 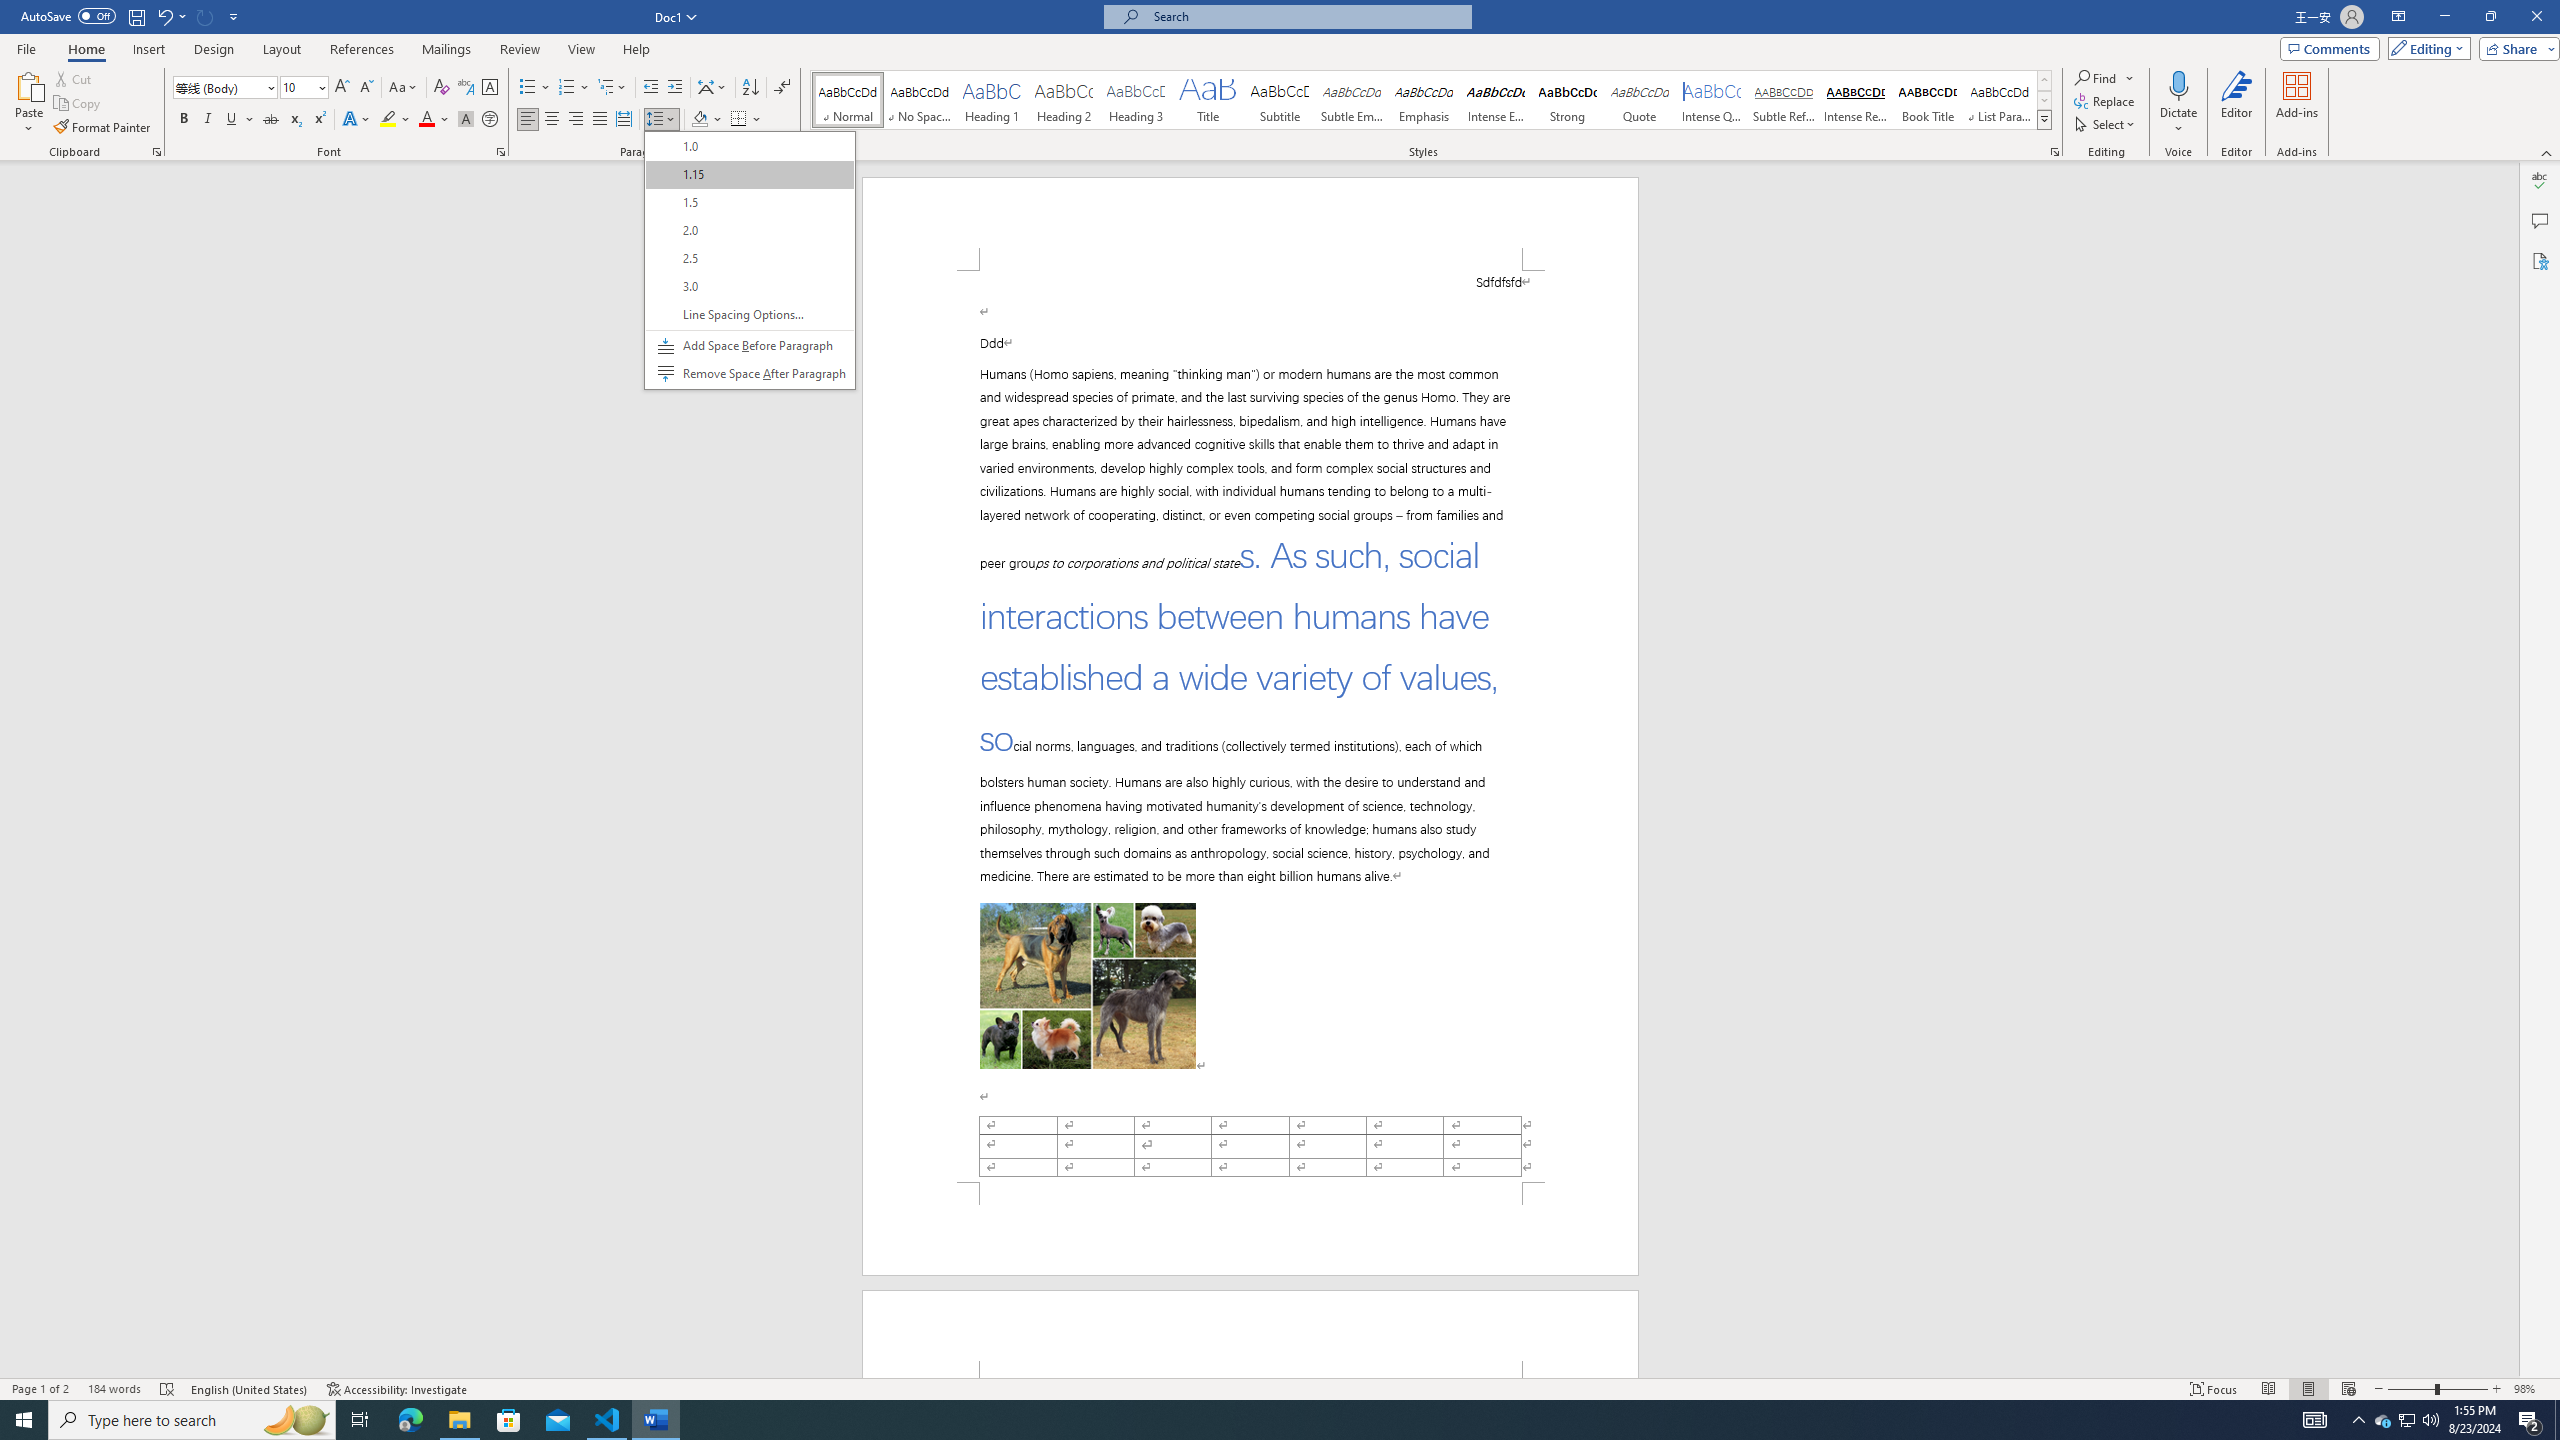 What do you see at coordinates (656, 1418) in the screenshot?
I see `'Word - 1 running window'` at bounding box center [656, 1418].